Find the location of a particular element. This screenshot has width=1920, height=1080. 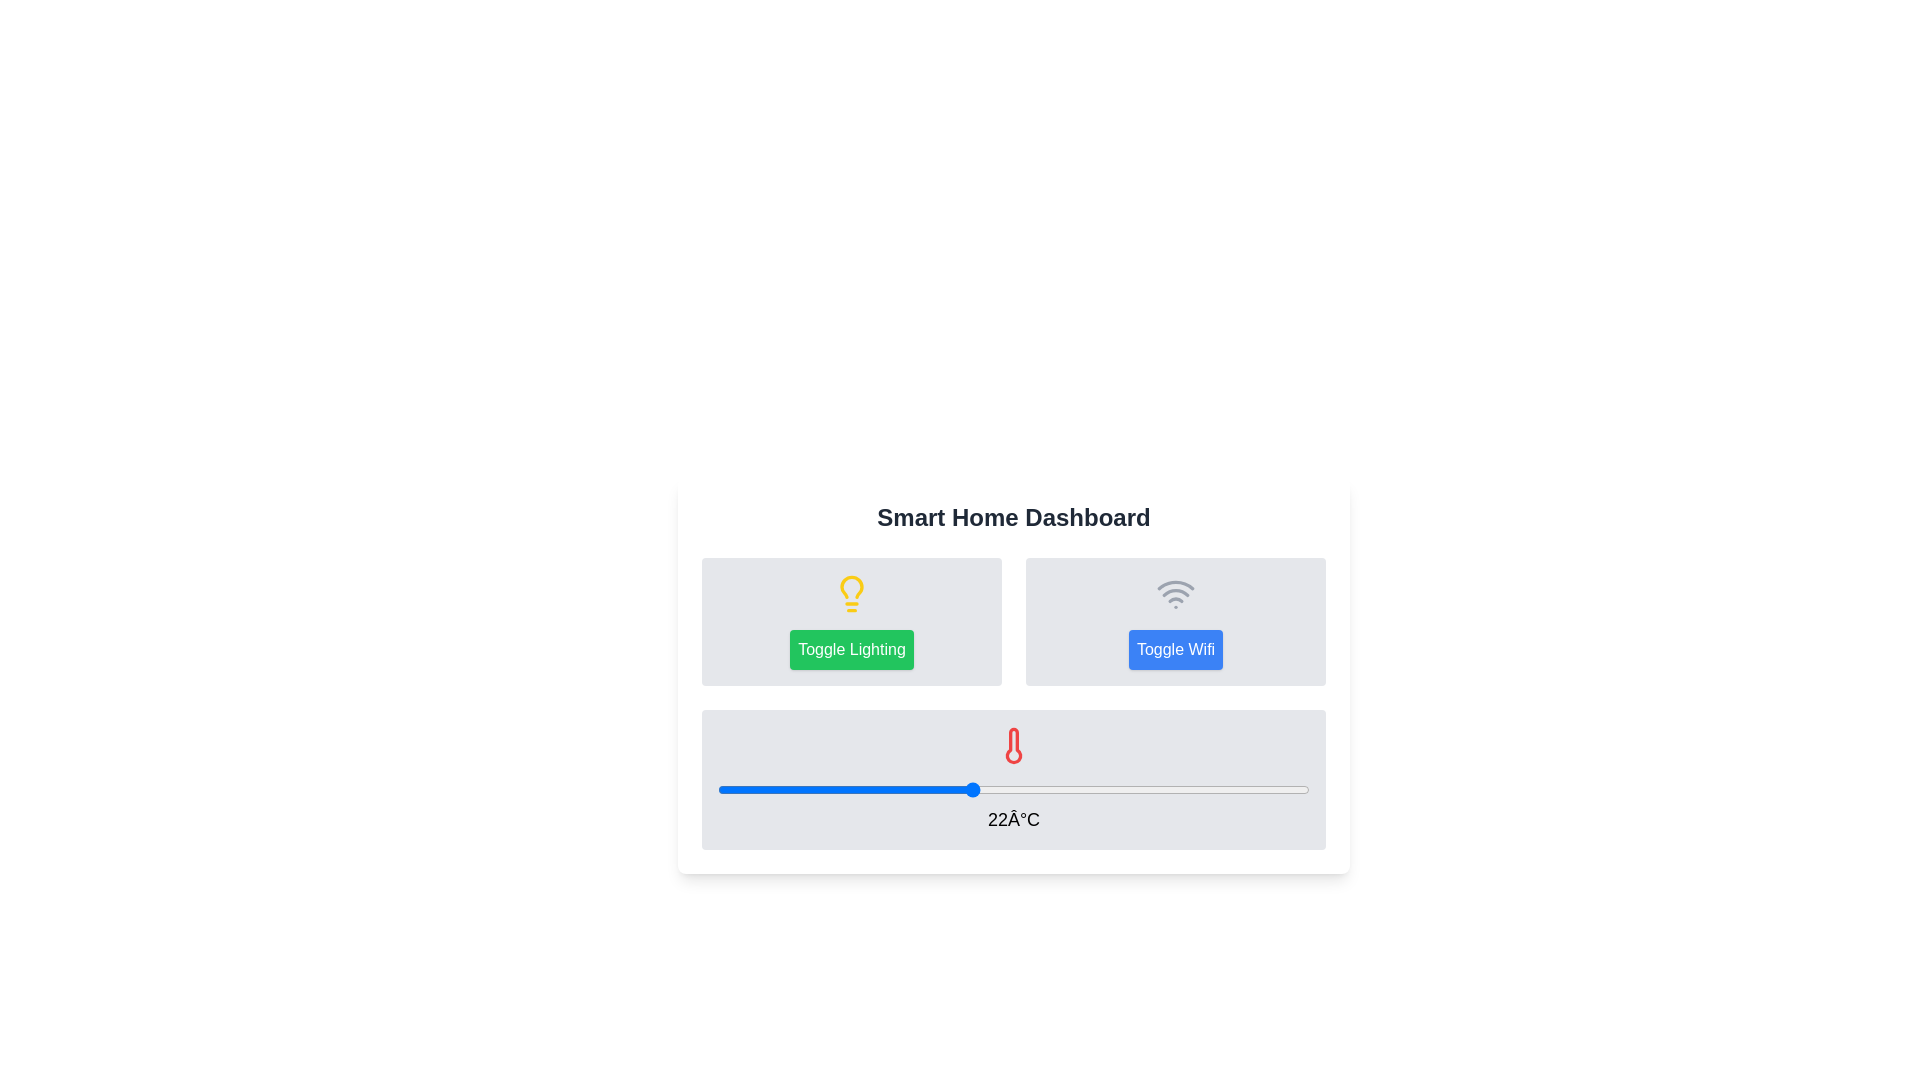

the fluid level representation in the thermometer icon, which is located near the center of the interface, above the slider bar and the temperature text reading '22°C' is located at coordinates (1013, 745).